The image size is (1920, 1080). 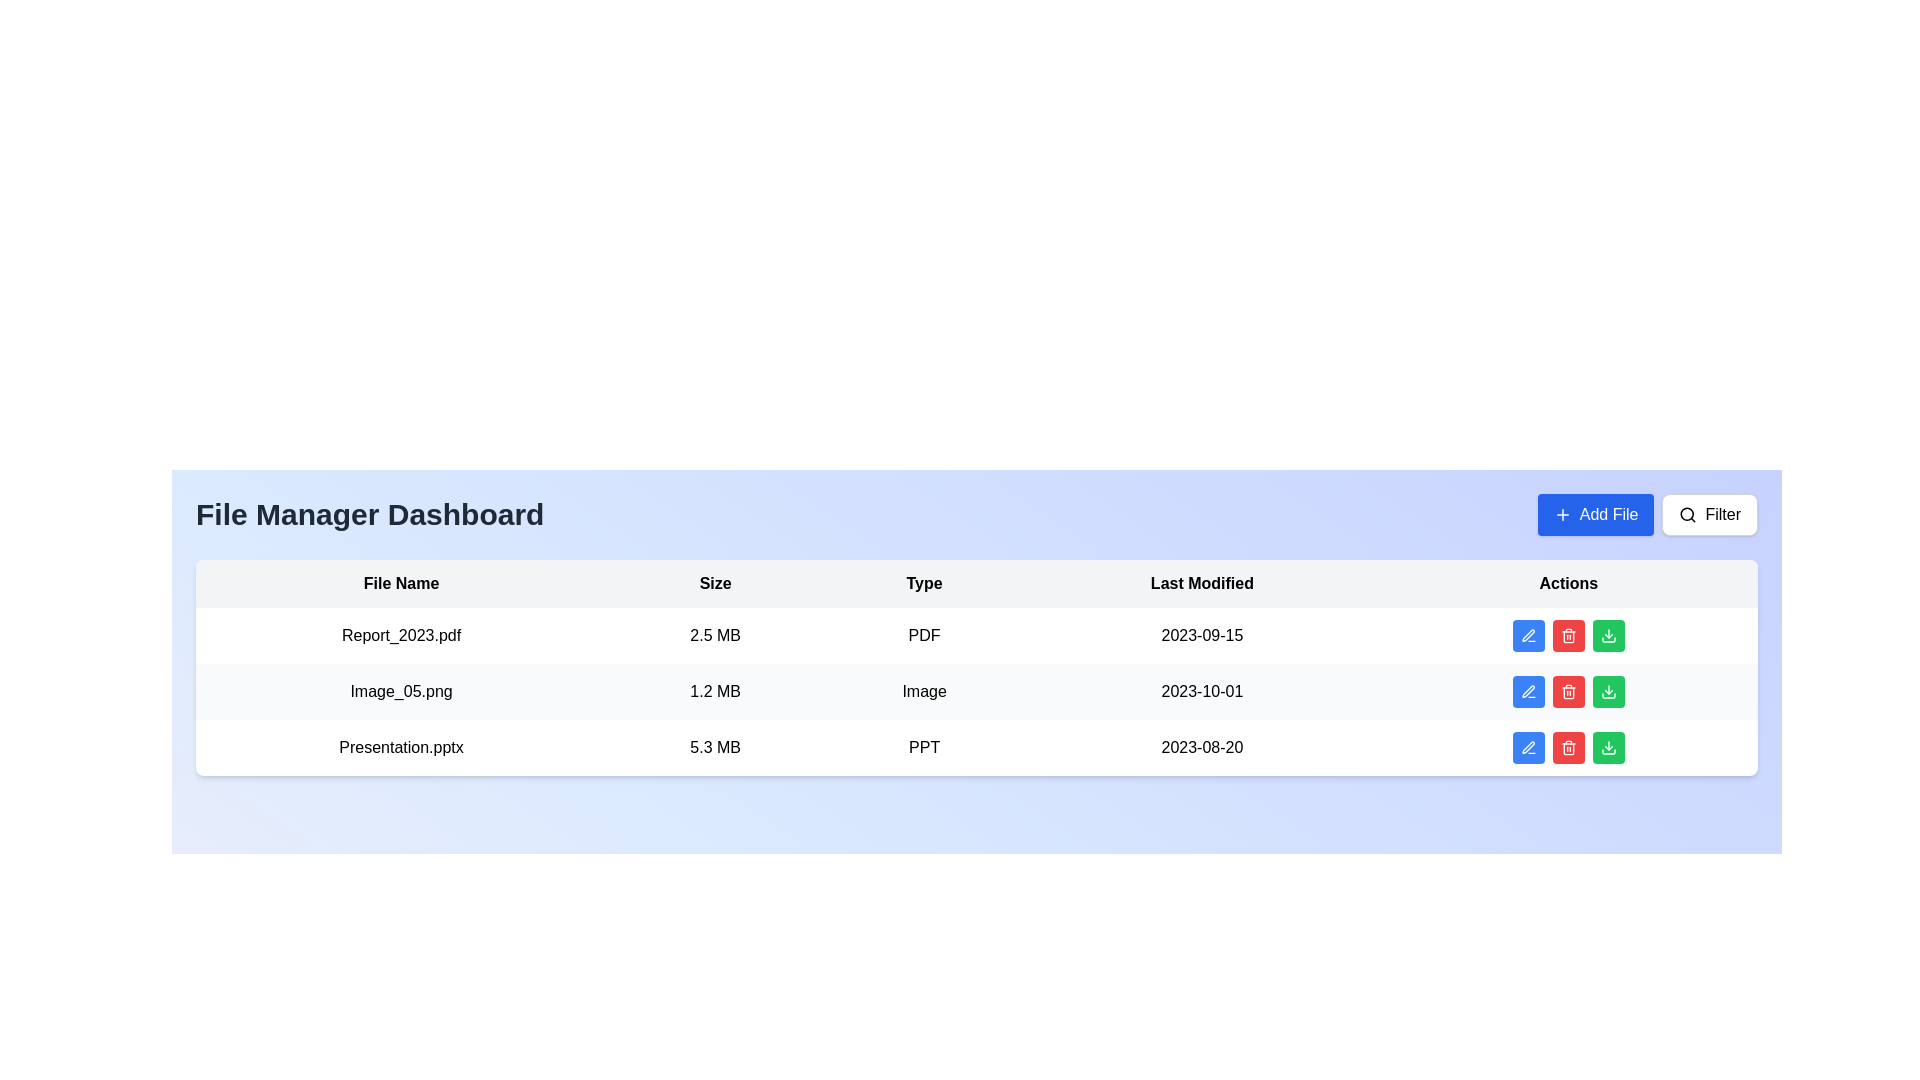 I want to click on the download icon button with a green background located in the 'Actions' column for 'Image_05.png', so click(x=1608, y=636).